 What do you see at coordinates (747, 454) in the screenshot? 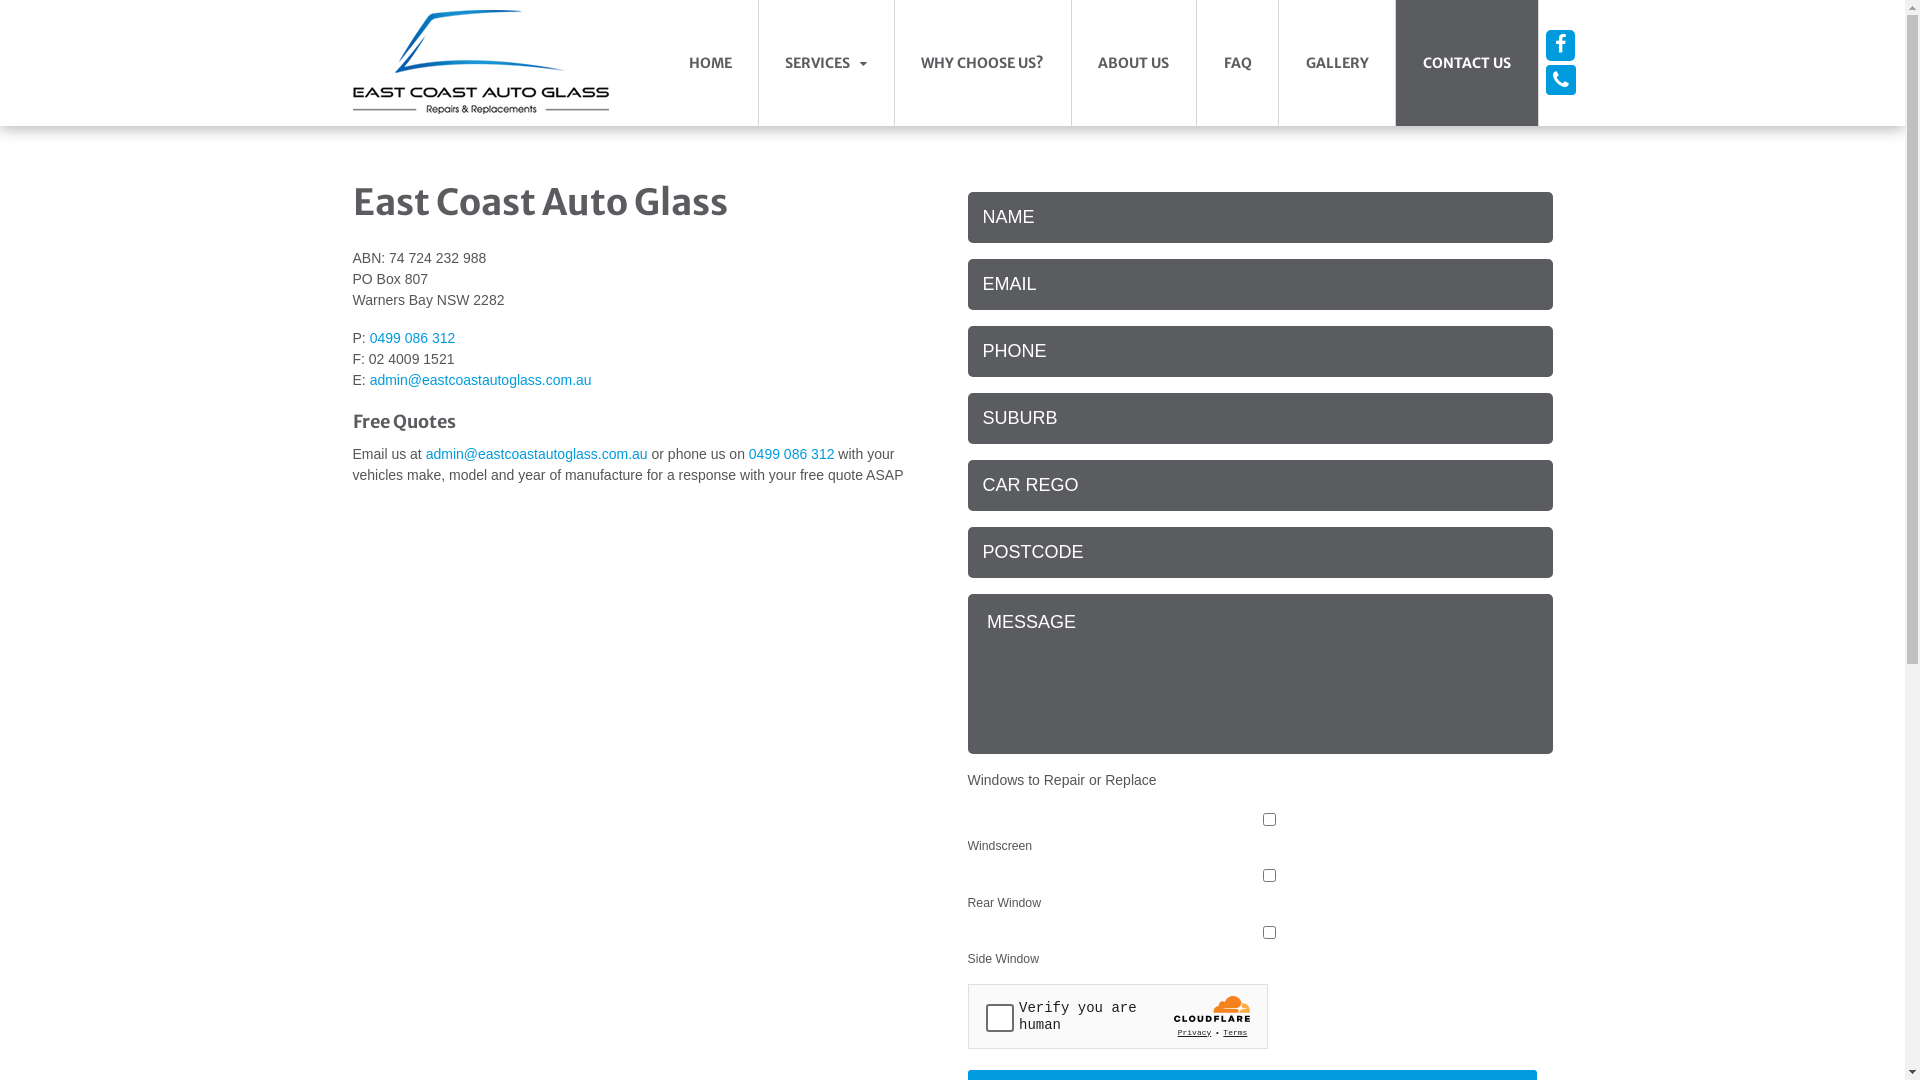
I see `'0499 086 312'` at bounding box center [747, 454].